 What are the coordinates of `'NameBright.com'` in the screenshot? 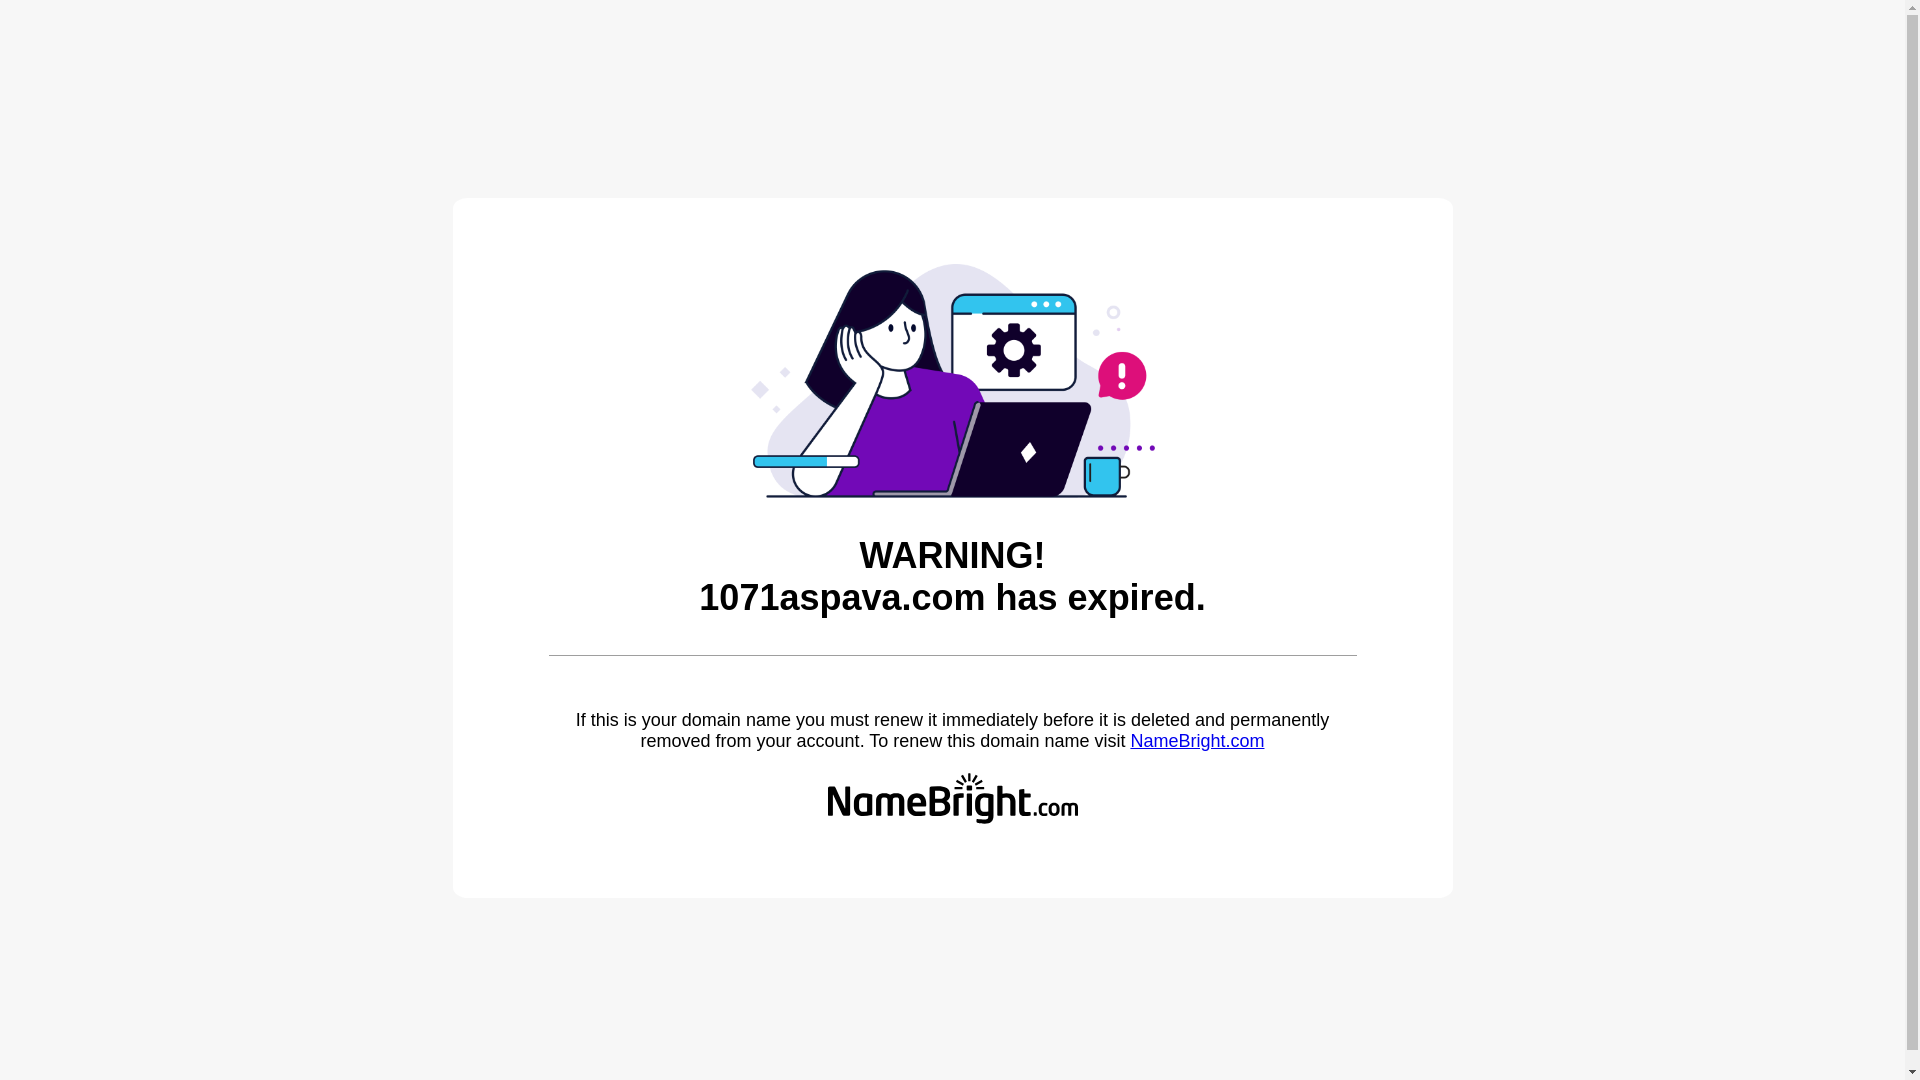 It's located at (1129, 740).